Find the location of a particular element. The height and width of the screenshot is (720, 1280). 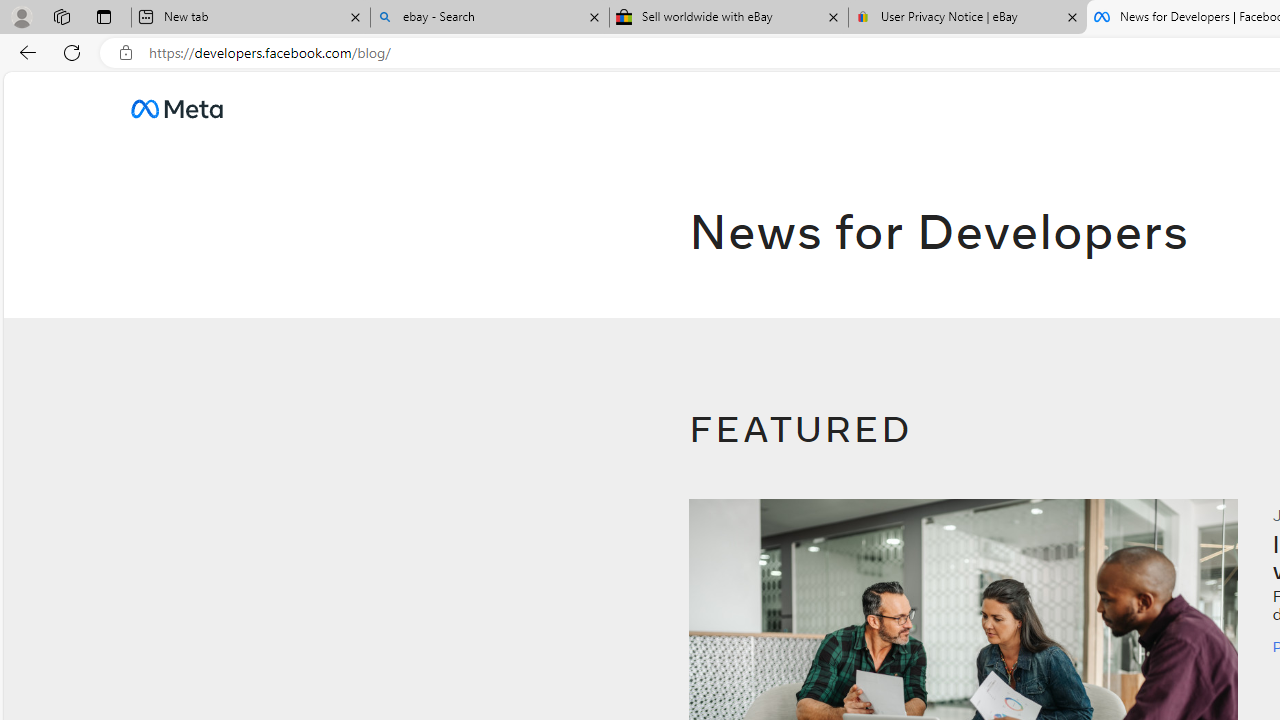

'Sell worldwide with eBay' is located at coordinates (728, 17).